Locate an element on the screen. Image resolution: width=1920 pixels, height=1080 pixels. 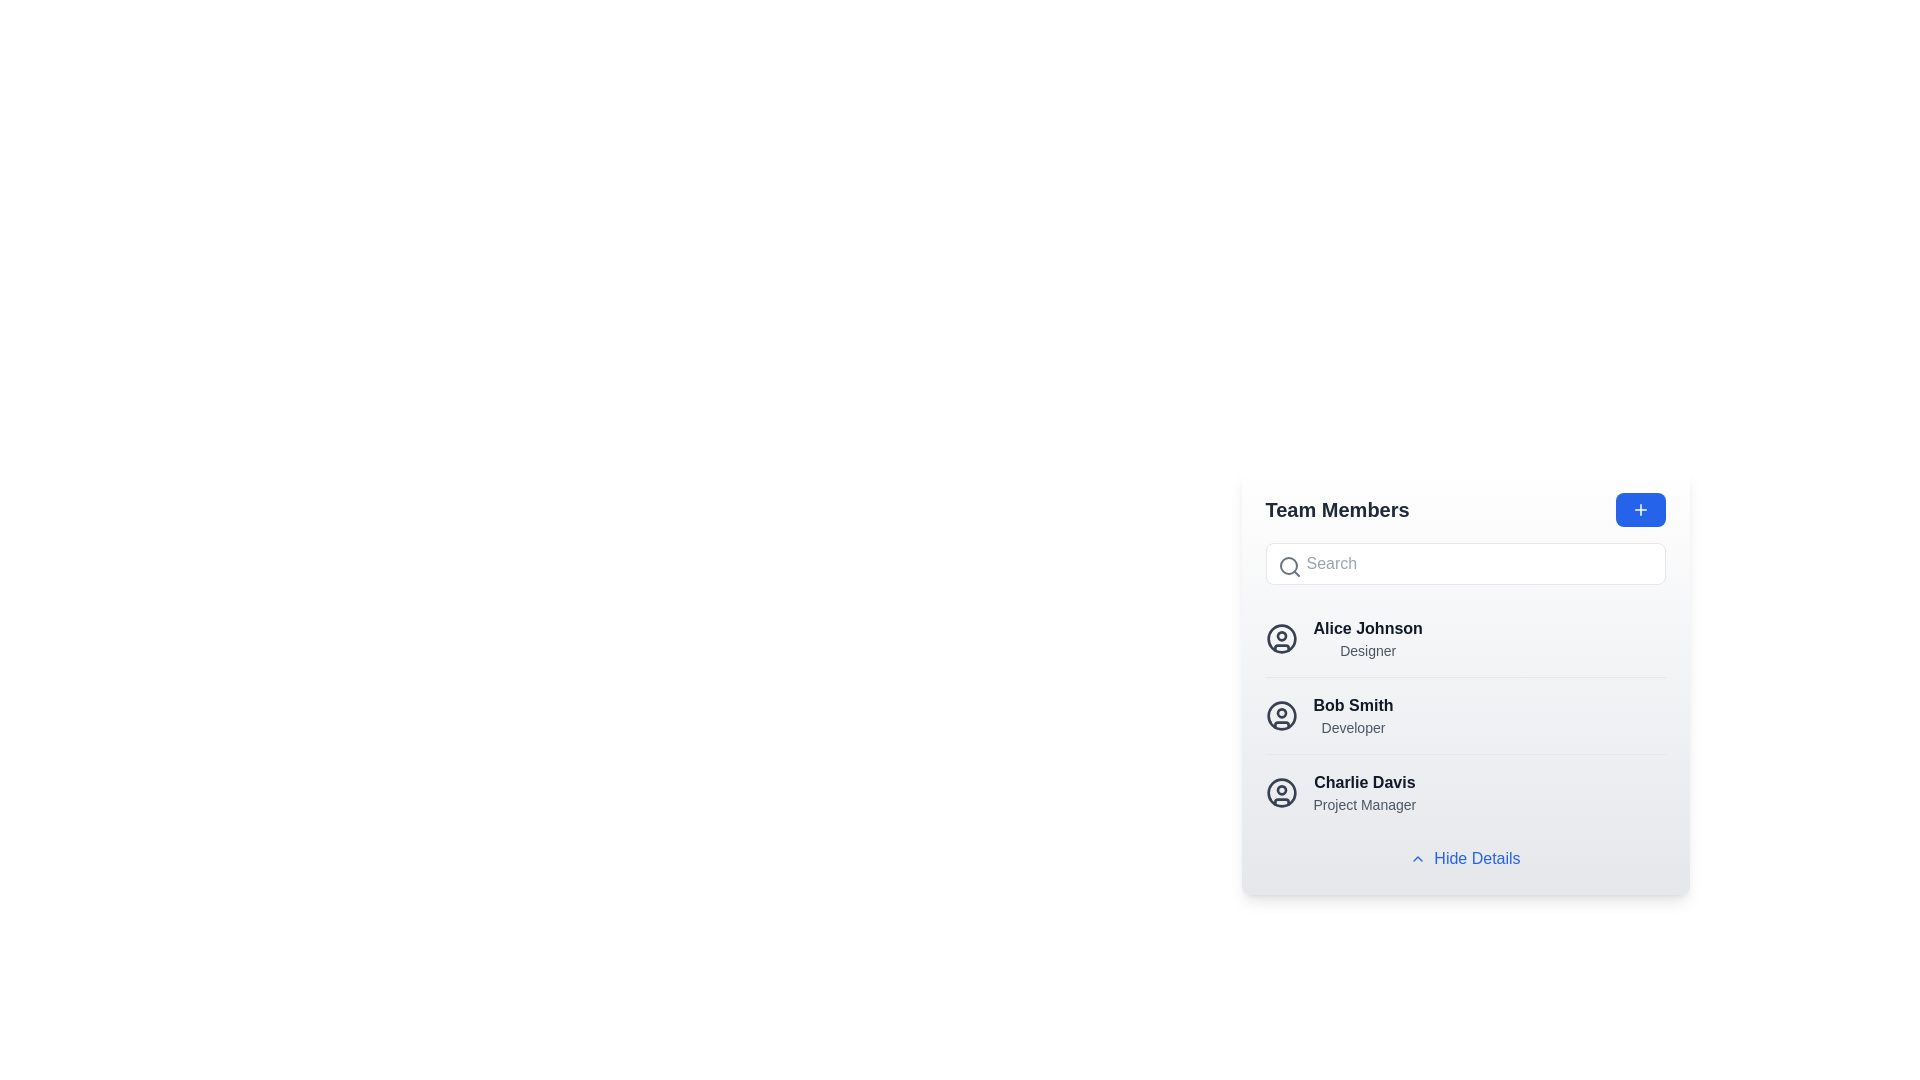
the team member profile for 'Bob Smith', the second item in the list is located at coordinates (1465, 714).